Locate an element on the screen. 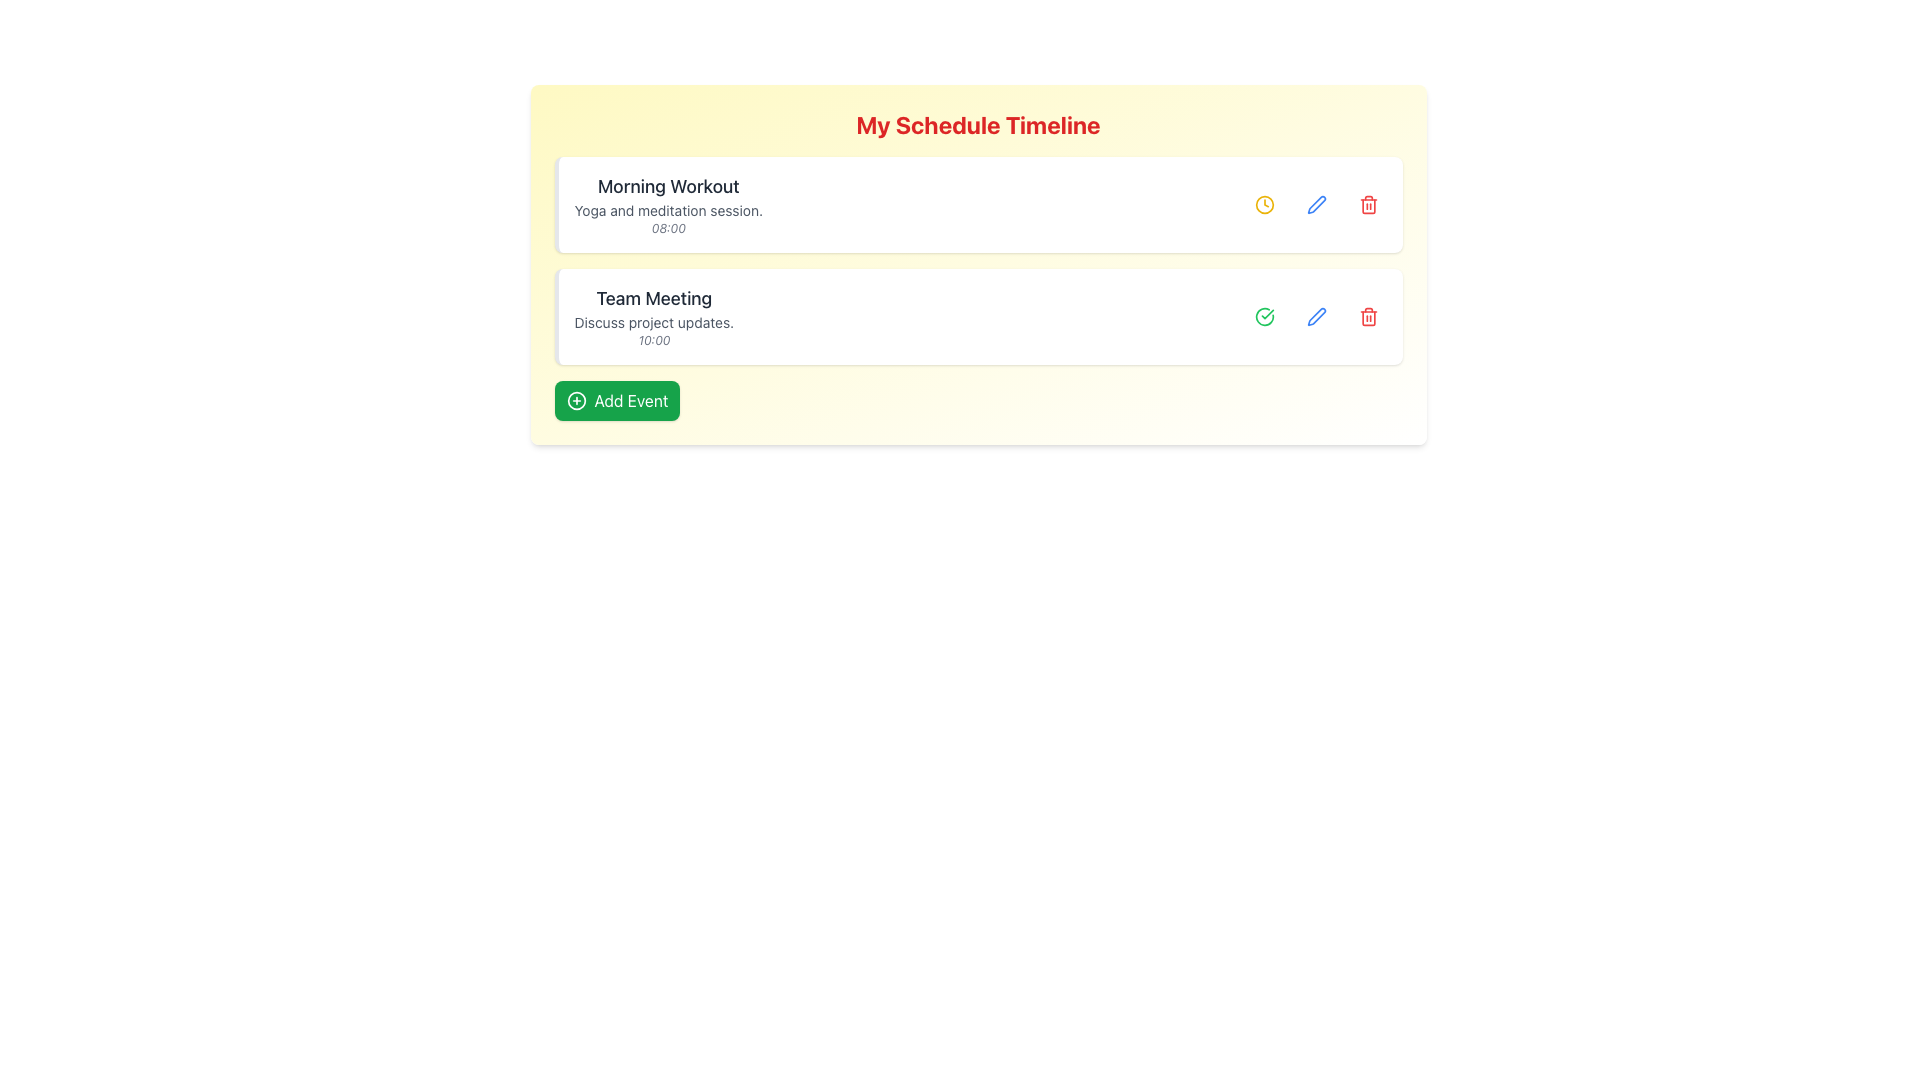 This screenshot has width=1920, height=1080. the Text Label that serves as the title for the schedule entry, located within the second schedule block below the 'Morning Workout' schedule block is located at coordinates (654, 299).